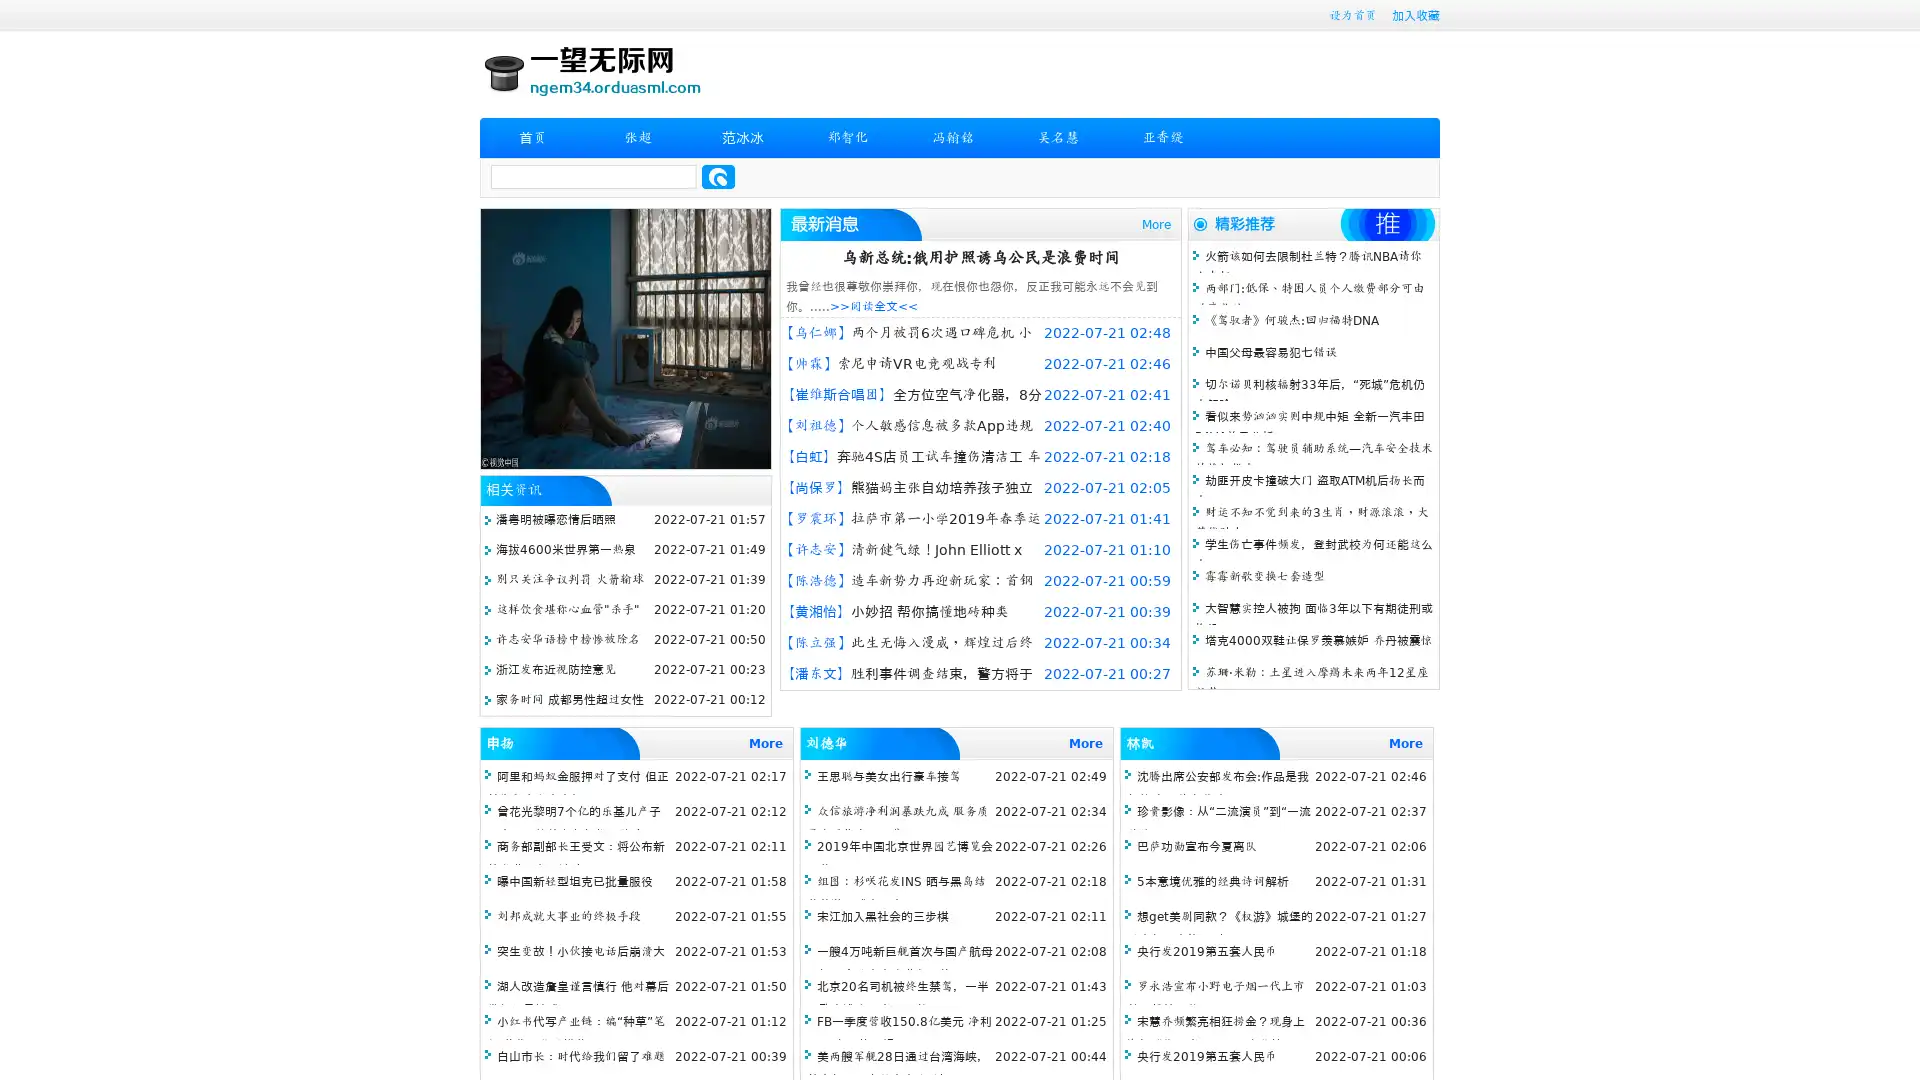 This screenshot has width=1920, height=1080. What do you see at coordinates (718, 176) in the screenshot?
I see `Search` at bounding box center [718, 176].